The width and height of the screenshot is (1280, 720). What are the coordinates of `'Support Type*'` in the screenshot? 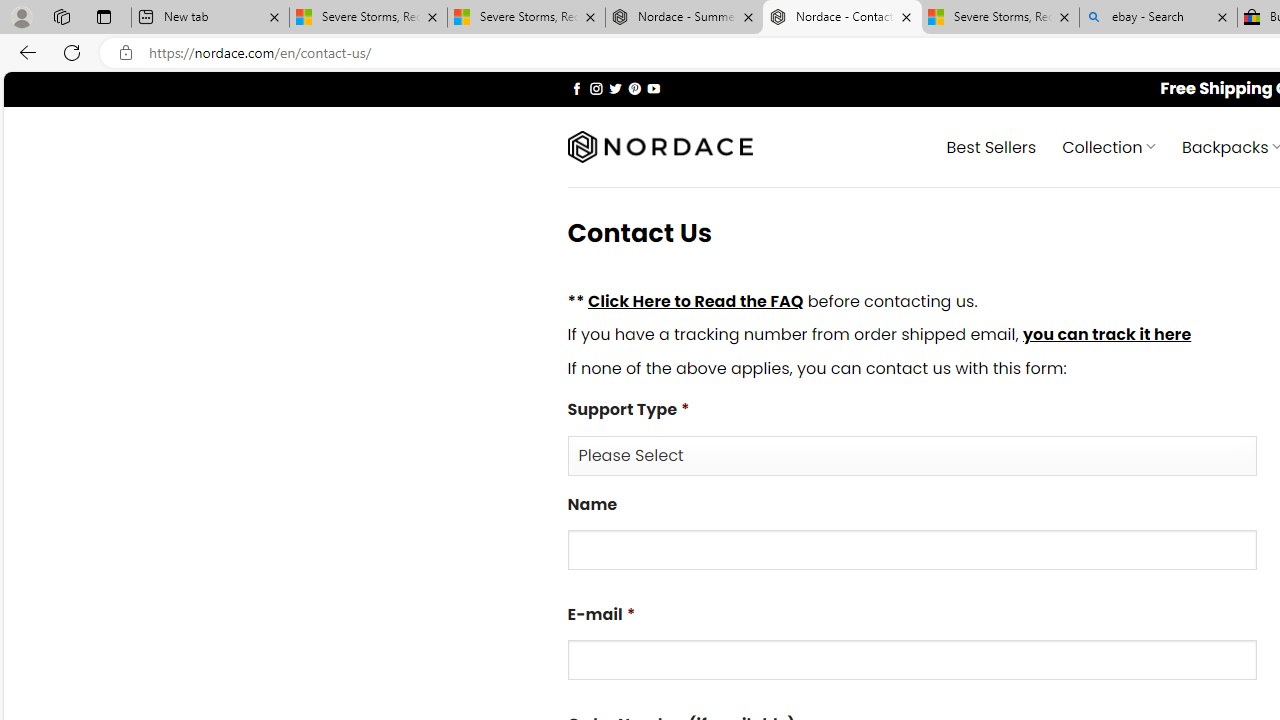 It's located at (911, 455).